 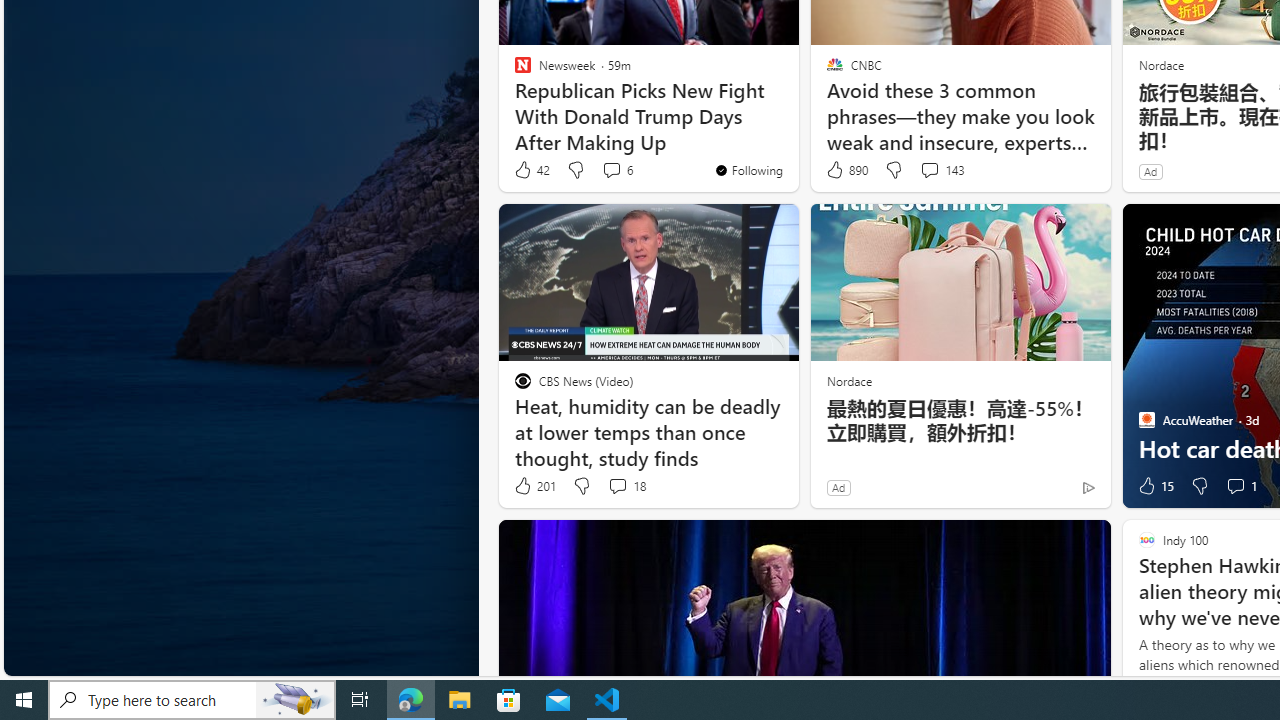 What do you see at coordinates (747, 168) in the screenshot?
I see `'You'` at bounding box center [747, 168].